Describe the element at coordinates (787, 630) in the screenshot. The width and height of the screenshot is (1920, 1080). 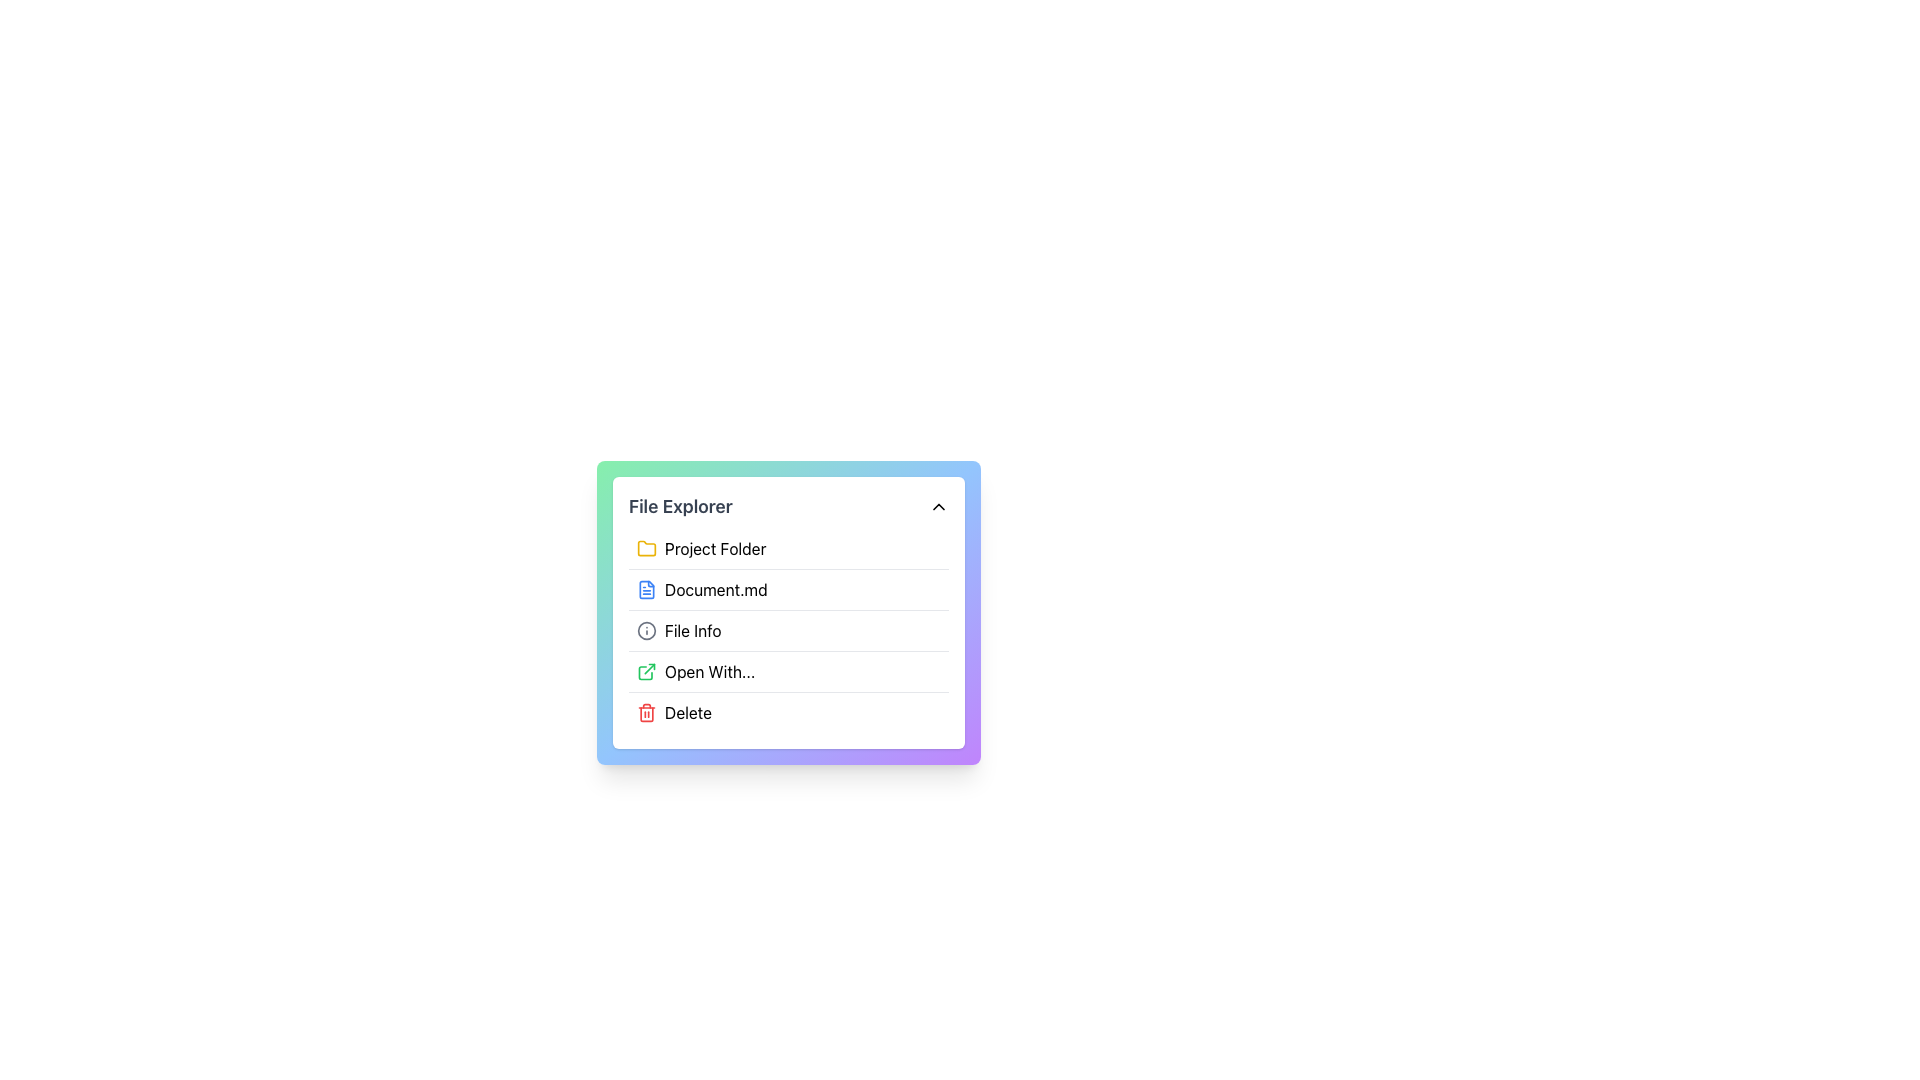
I see `the 'File Info' clickable menu option` at that location.